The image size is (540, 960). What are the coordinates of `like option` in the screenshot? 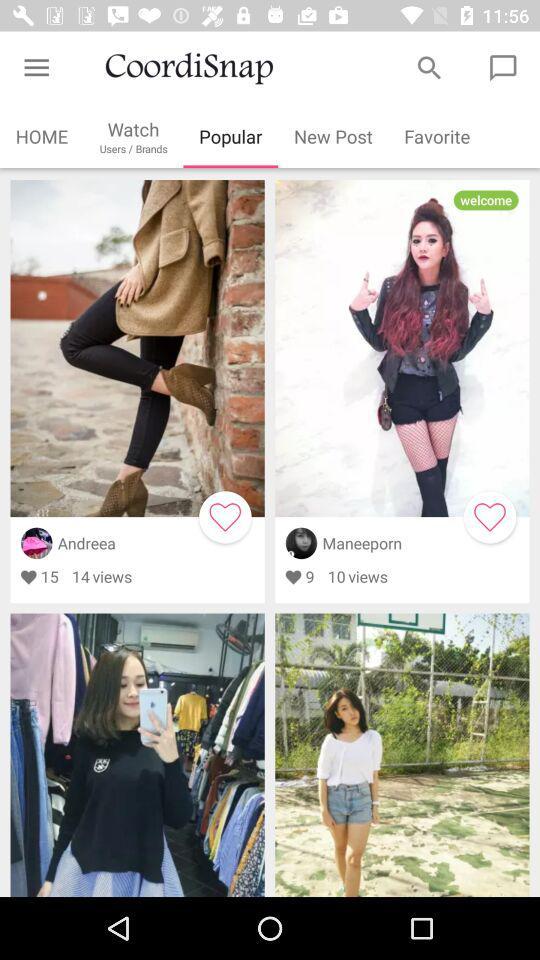 It's located at (489, 516).